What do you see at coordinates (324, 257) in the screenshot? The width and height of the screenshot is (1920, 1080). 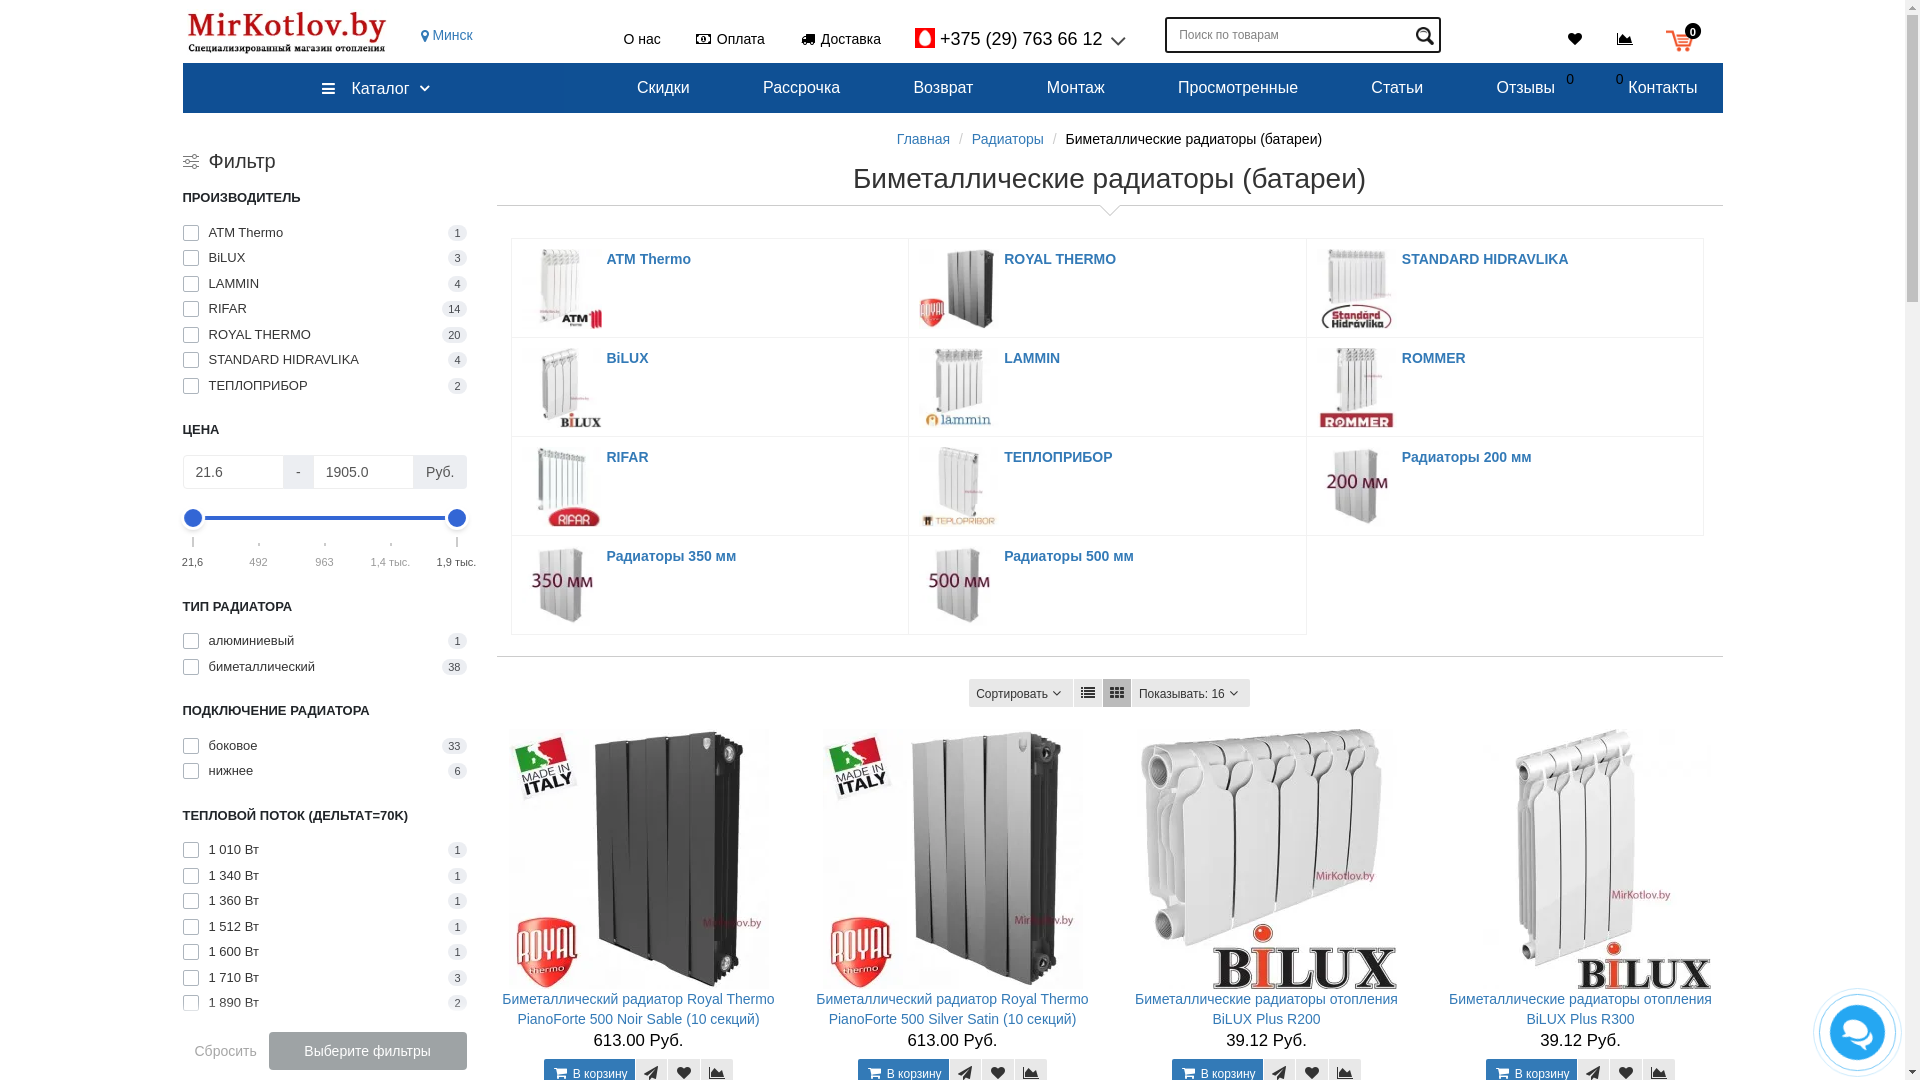 I see `'BiLUX` at bounding box center [324, 257].